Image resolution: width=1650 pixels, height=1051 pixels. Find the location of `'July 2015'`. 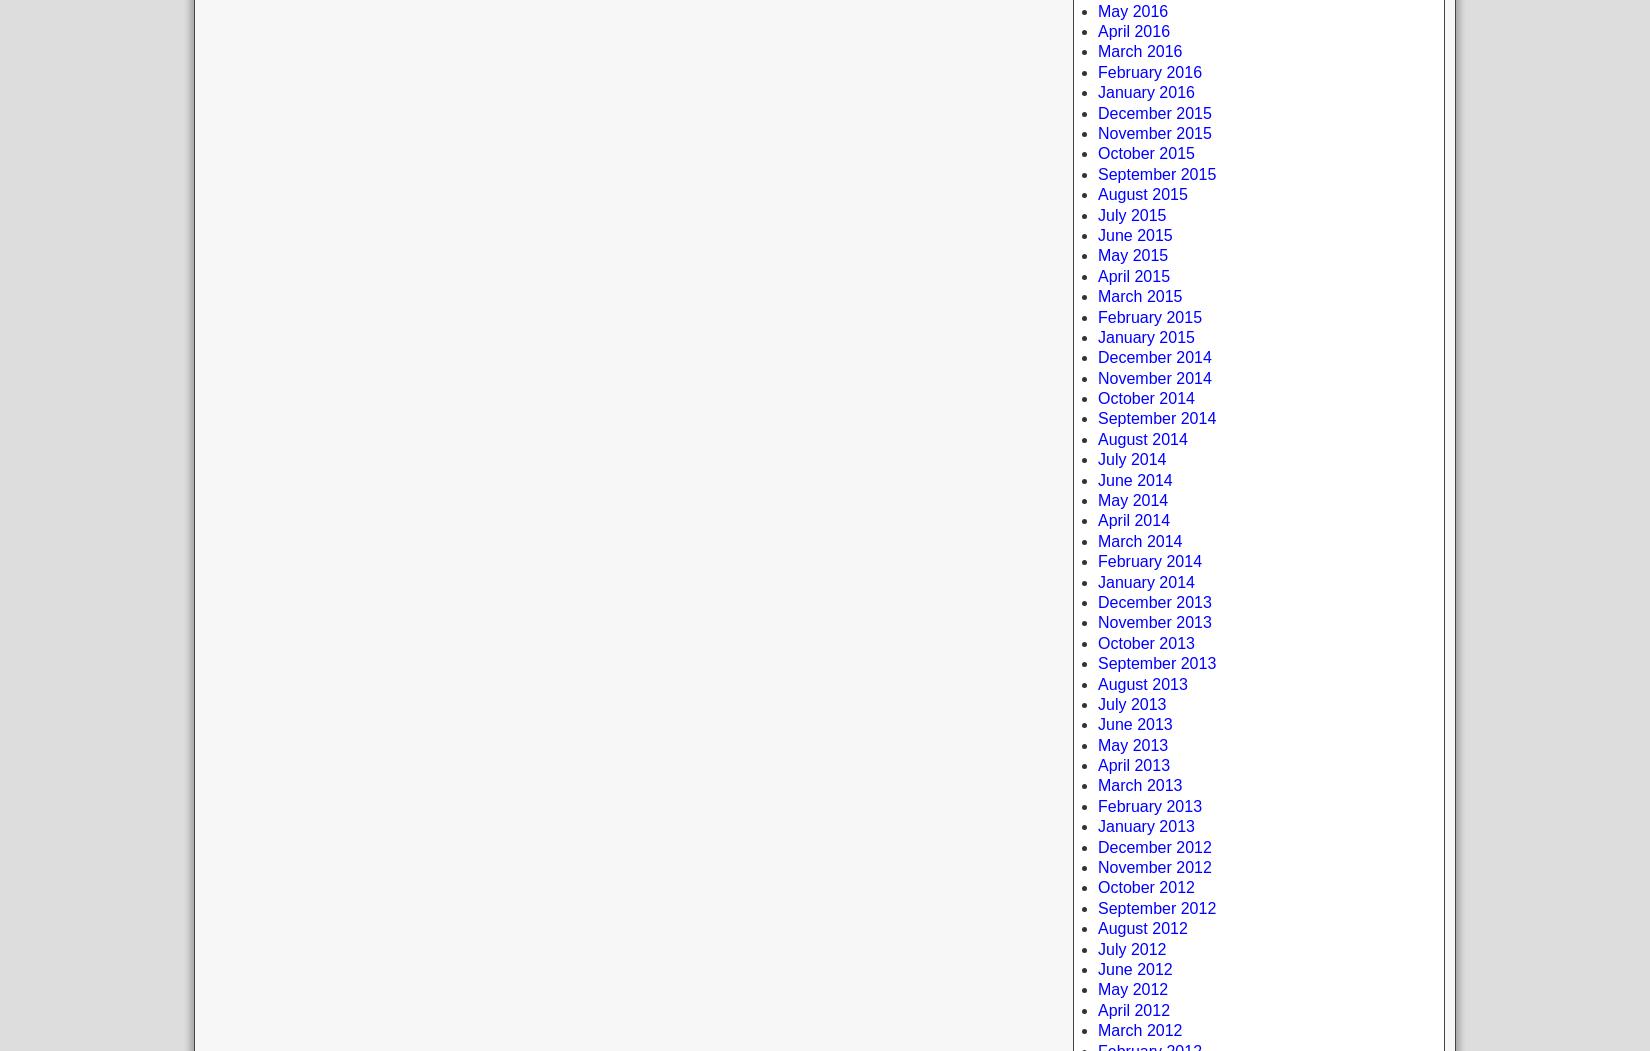

'July 2015' is located at coordinates (1132, 213).